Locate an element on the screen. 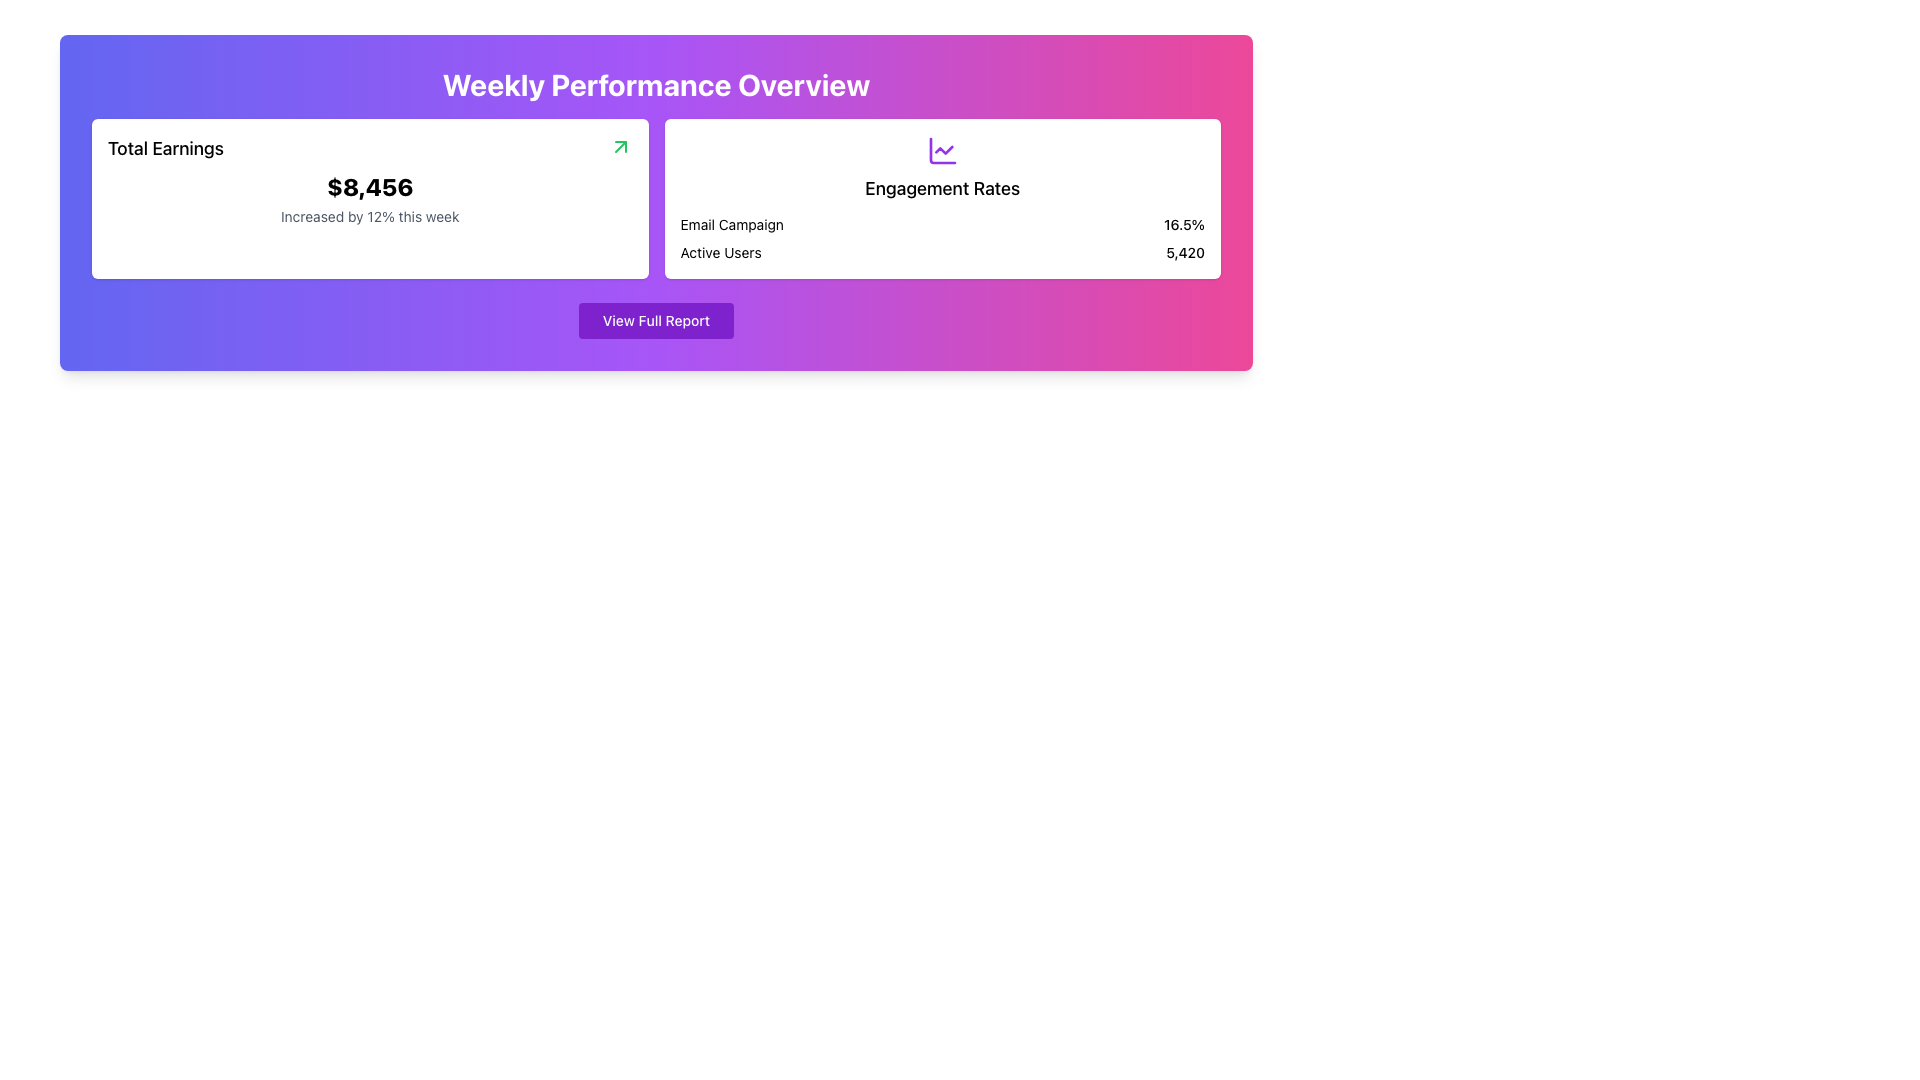  the arrow symbol icon located at the top-right corner of the white card displaying the 'Total Earnings' title is located at coordinates (619, 145).